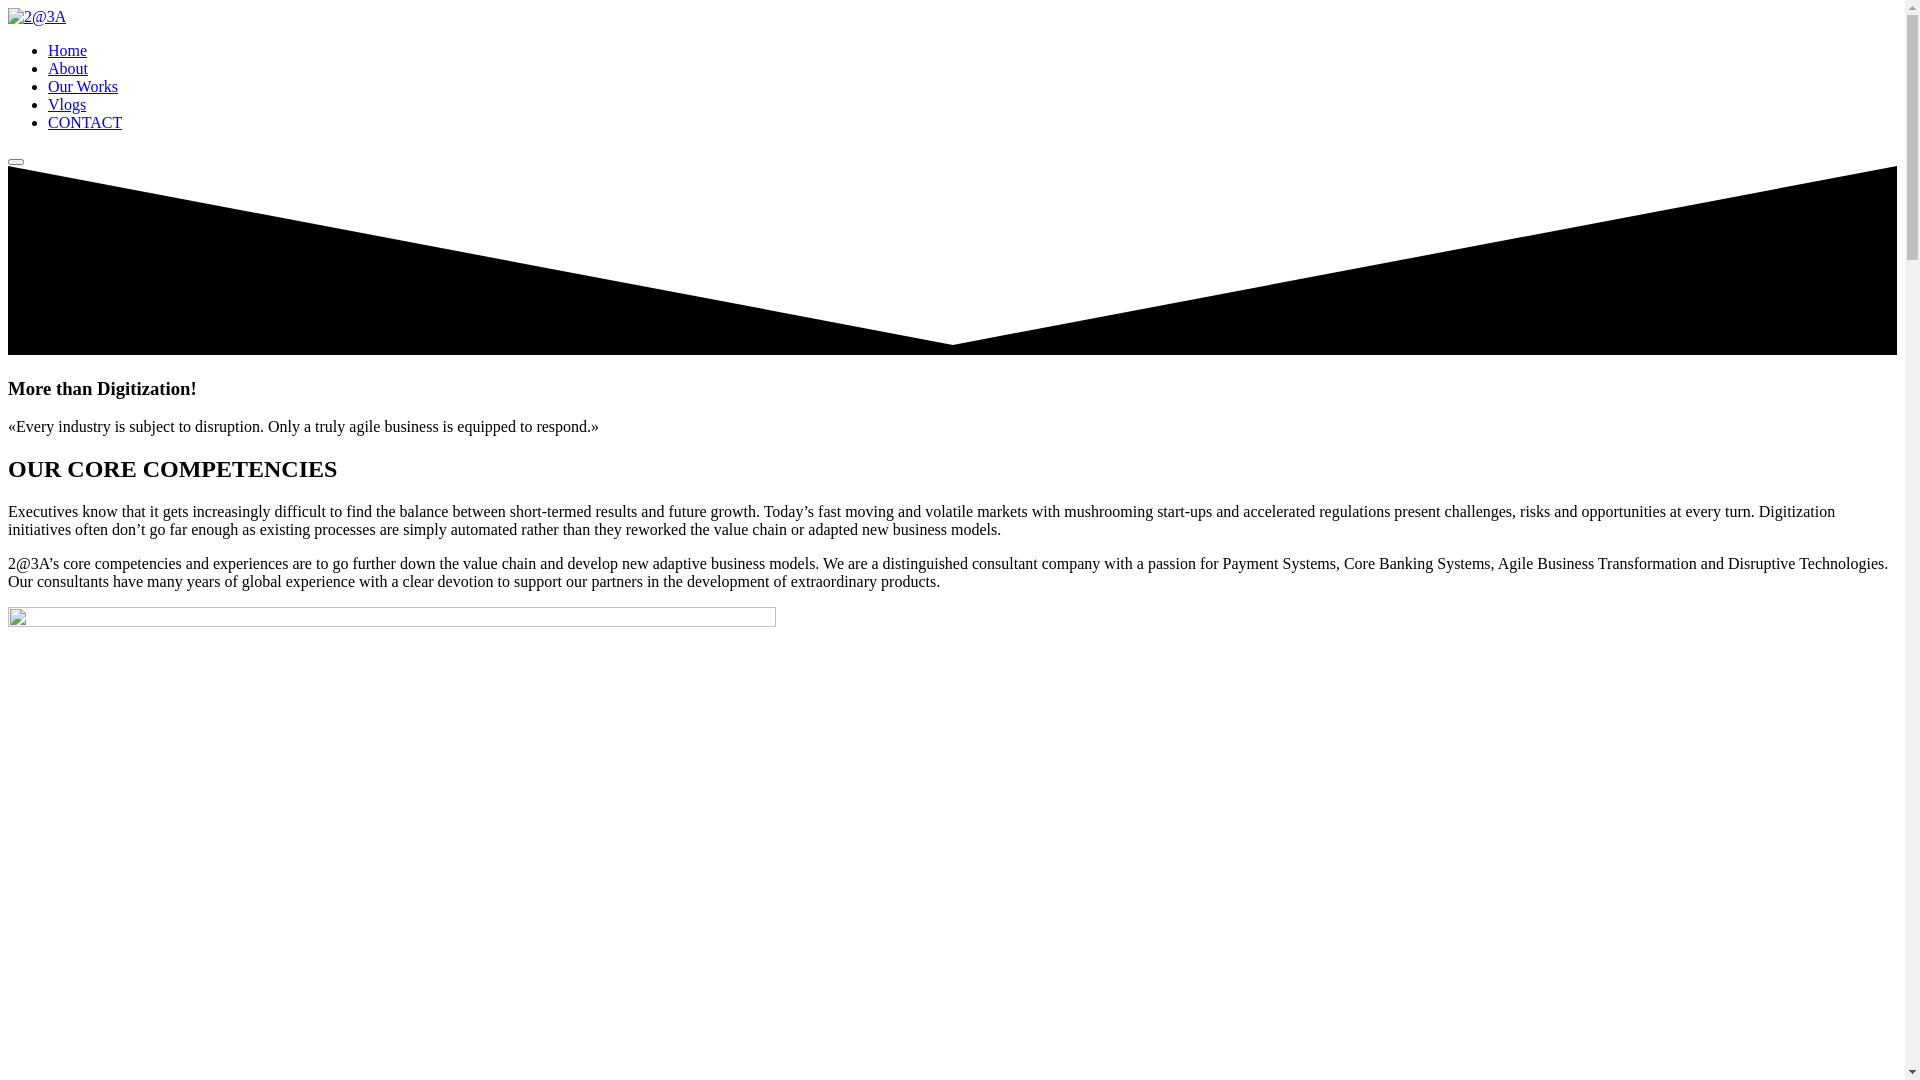 Image resolution: width=1920 pixels, height=1080 pixels. Describe the element at coordinates (15, 161) in the screenshot. I see `'Main menu'` at that location.